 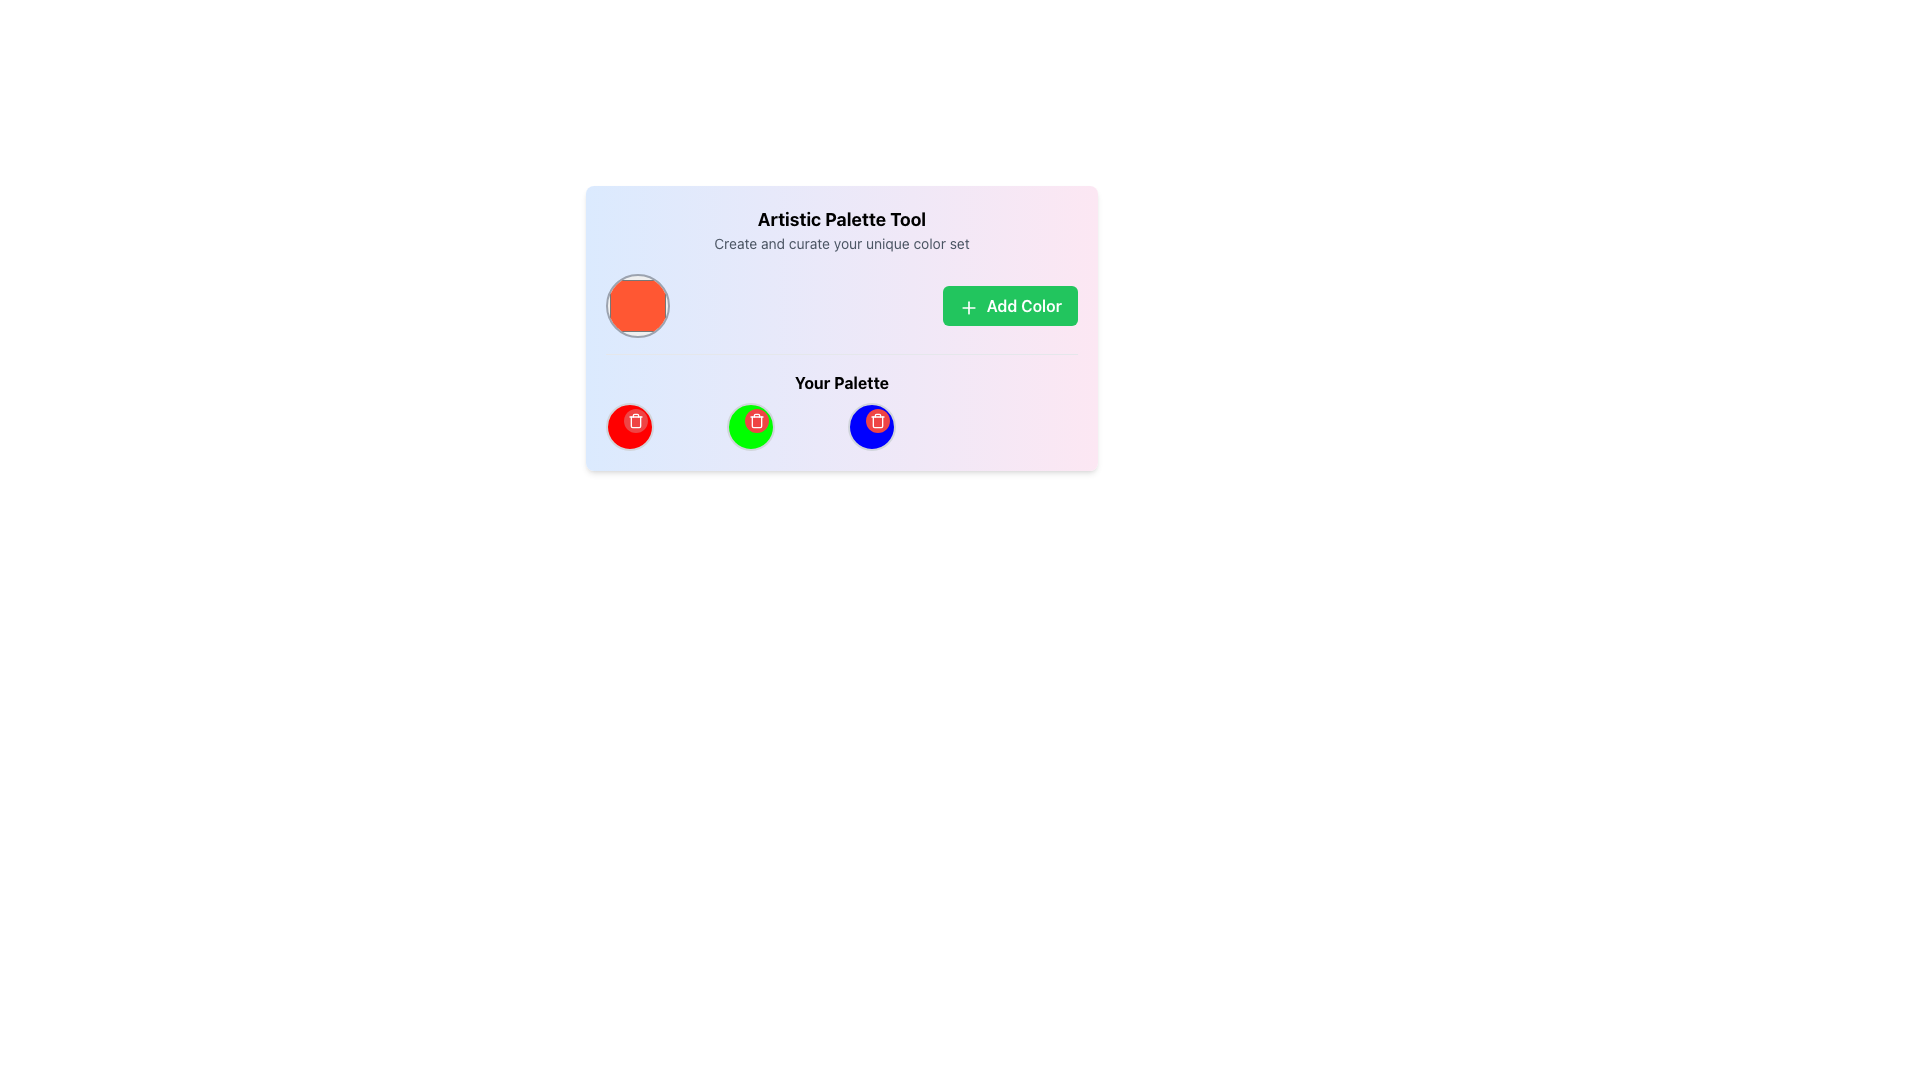 What do you see at coordinates (628, 426) in the screenshot?
I see `the circular red trash can icon in the 'Your Palette' section` at bounding box center [628, 426].